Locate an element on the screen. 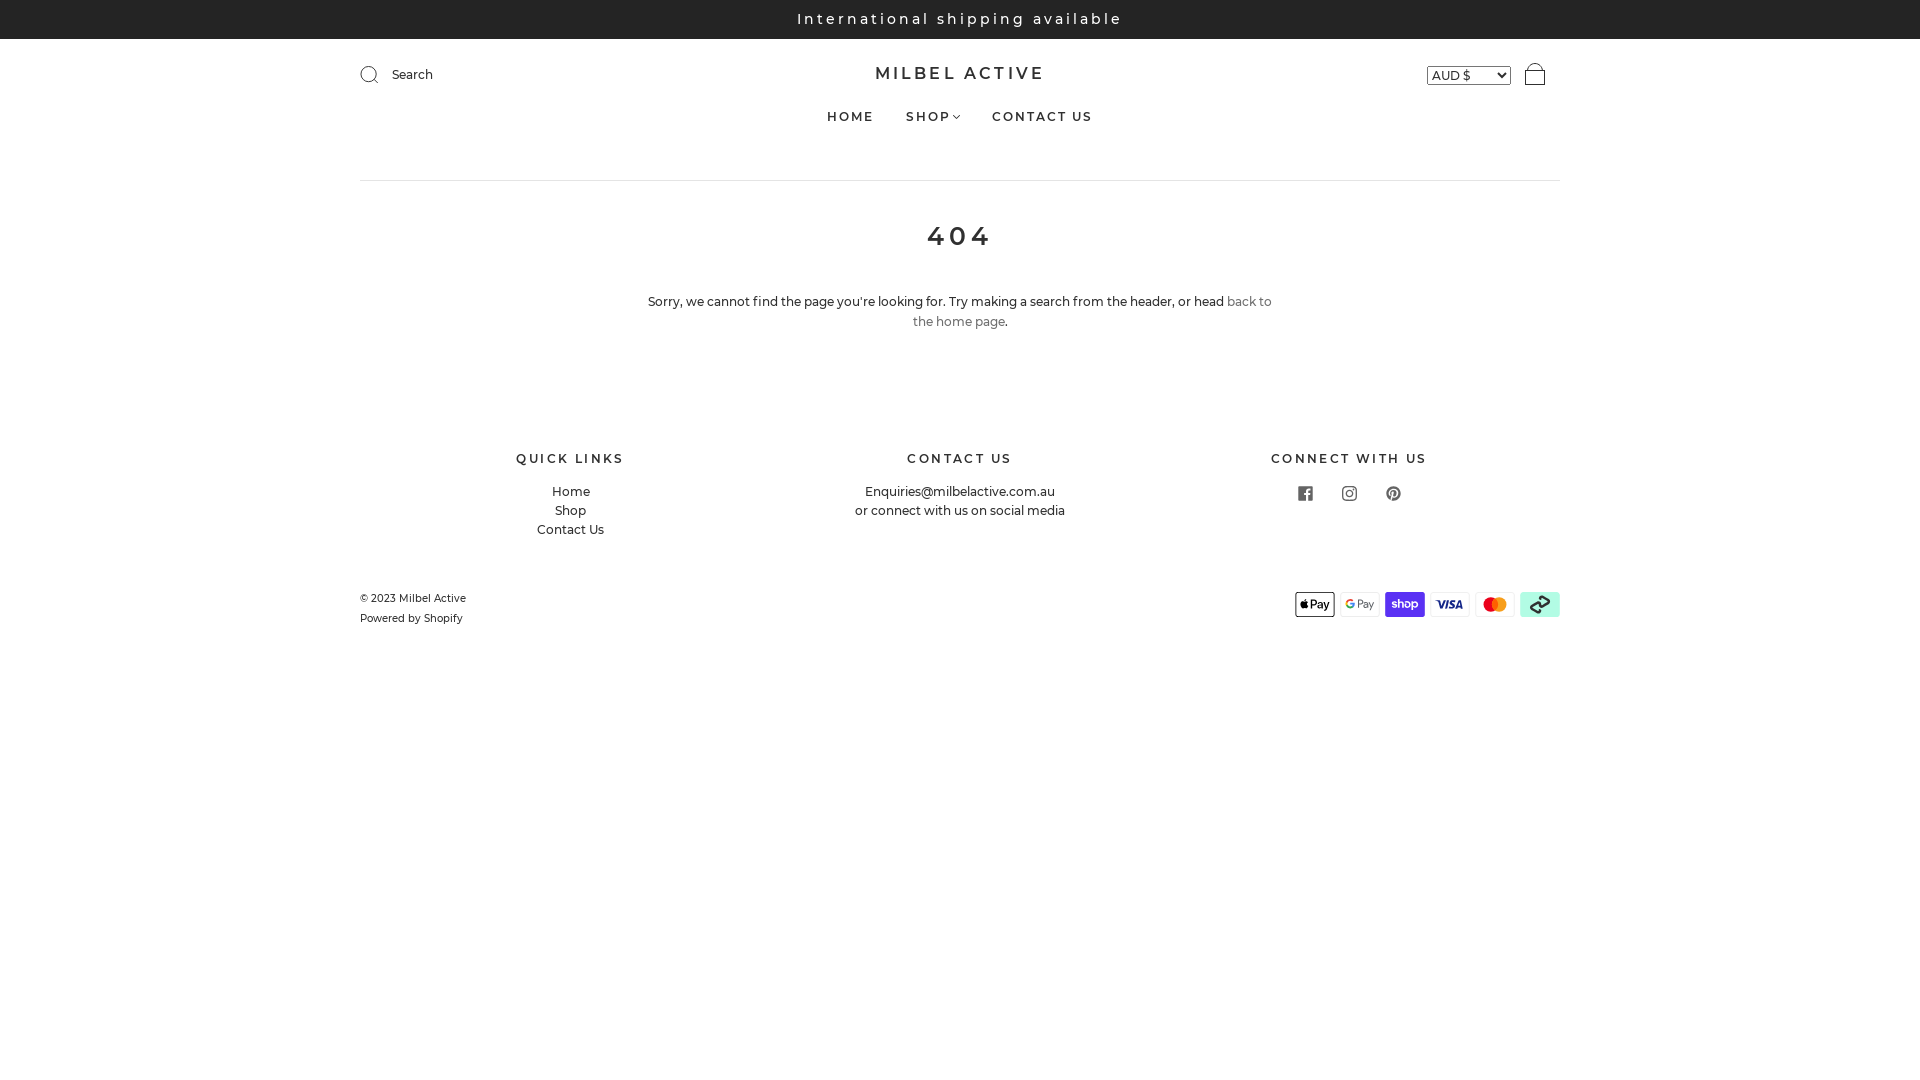 The width and height of the screenshot is (1920, 1080). 'Home' is located at coordinates (552, 491).